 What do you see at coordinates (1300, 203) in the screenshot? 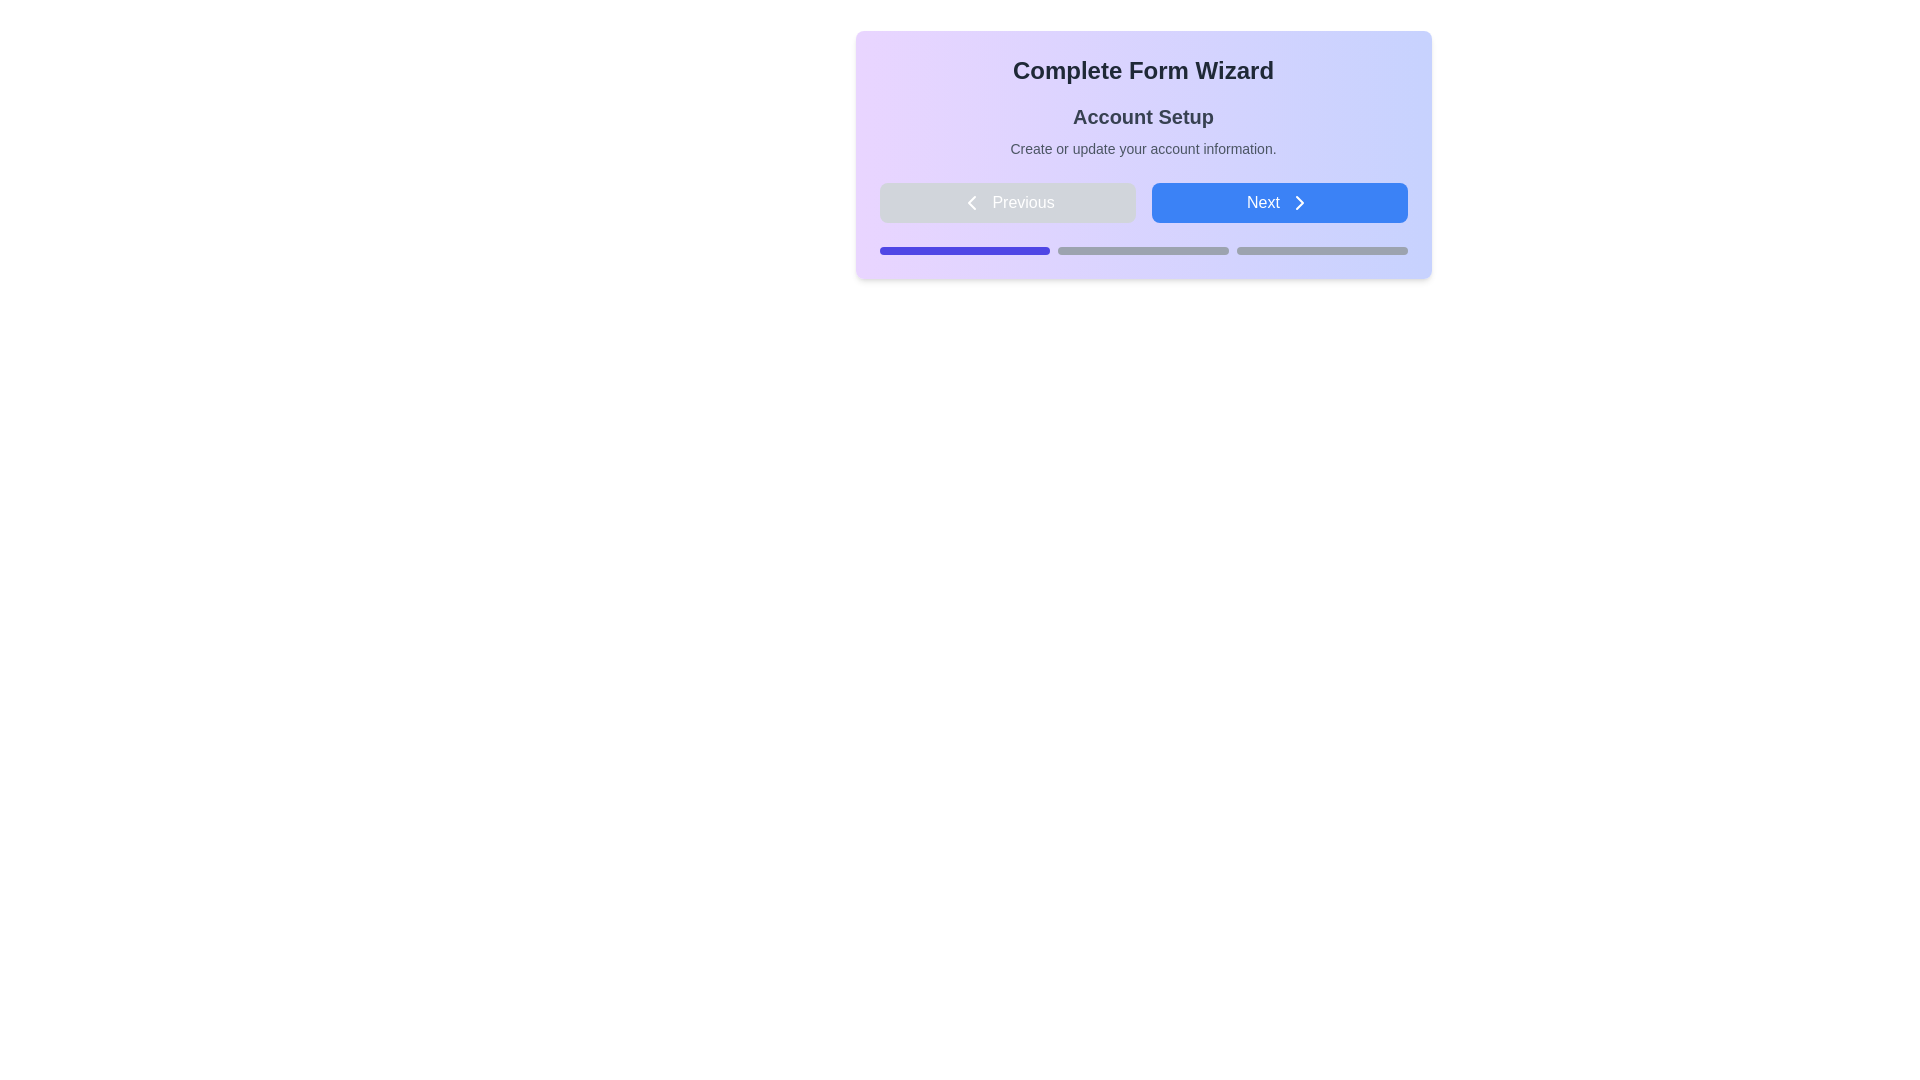
I see `the chevron icon indicating the 'Next' action within the button labeled 'Next' at the bottom of the modal dialog box` at bounding box center [1300, 203].